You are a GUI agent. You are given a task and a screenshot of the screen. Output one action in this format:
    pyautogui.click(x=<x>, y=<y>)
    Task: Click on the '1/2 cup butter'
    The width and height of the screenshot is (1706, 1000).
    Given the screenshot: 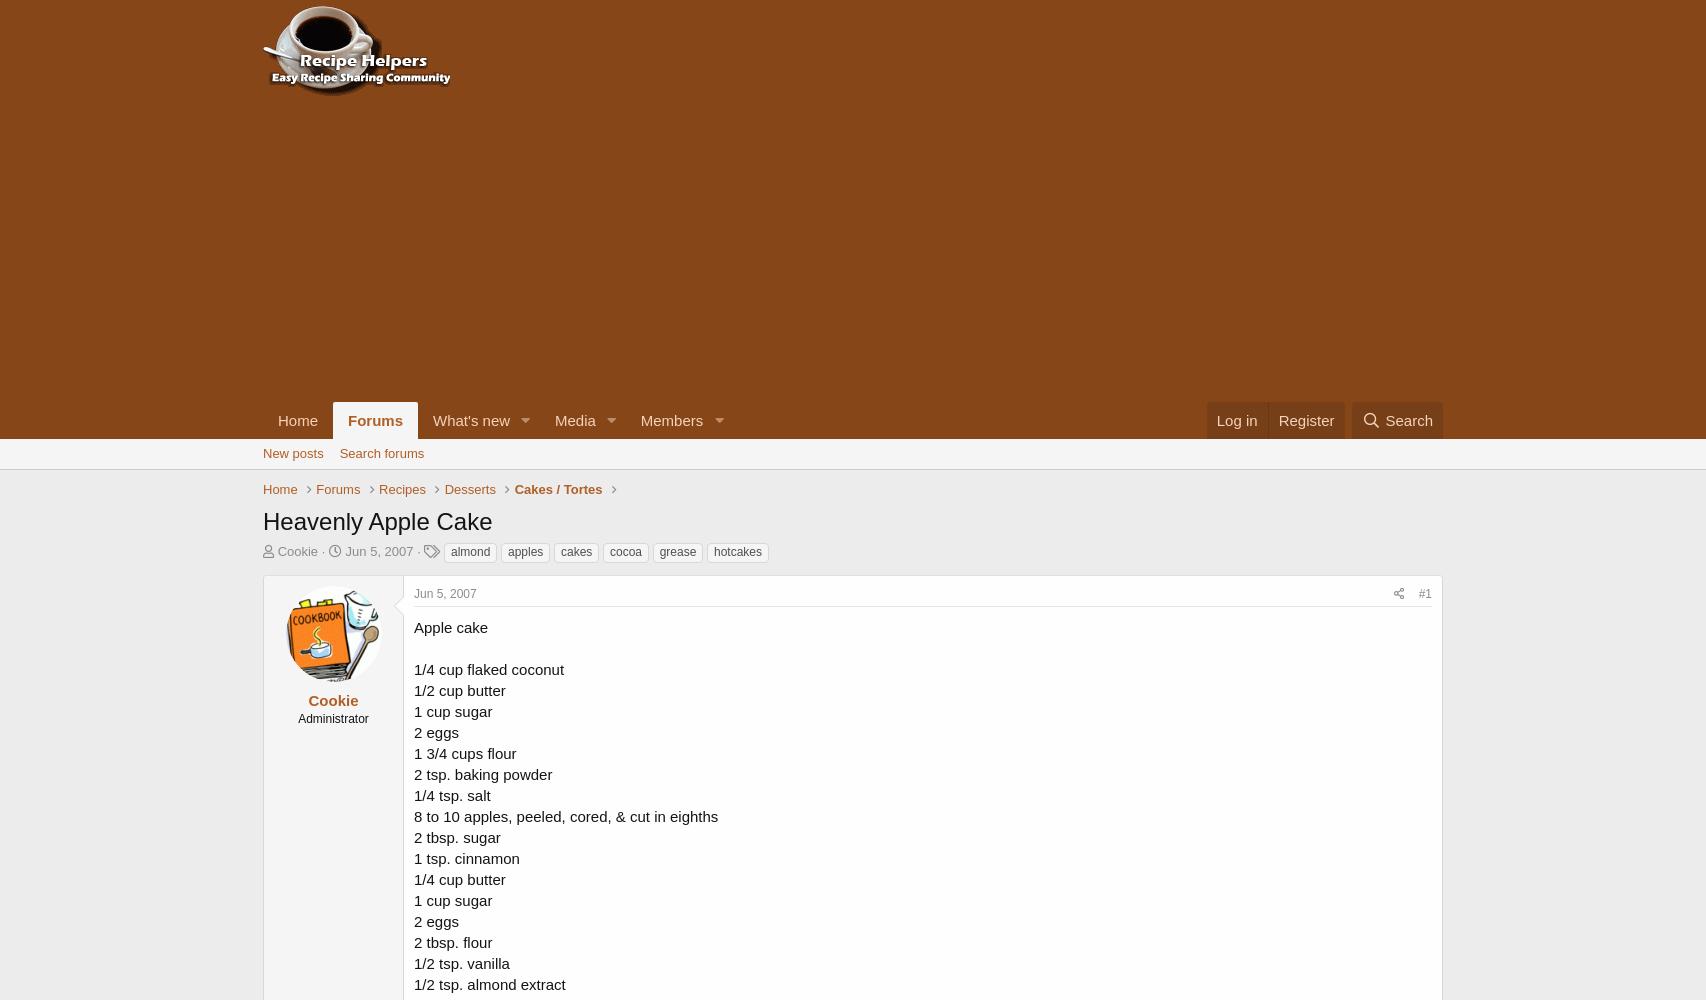 What is the action you would take?
    pyautogui.click(x=458, y=688)
    